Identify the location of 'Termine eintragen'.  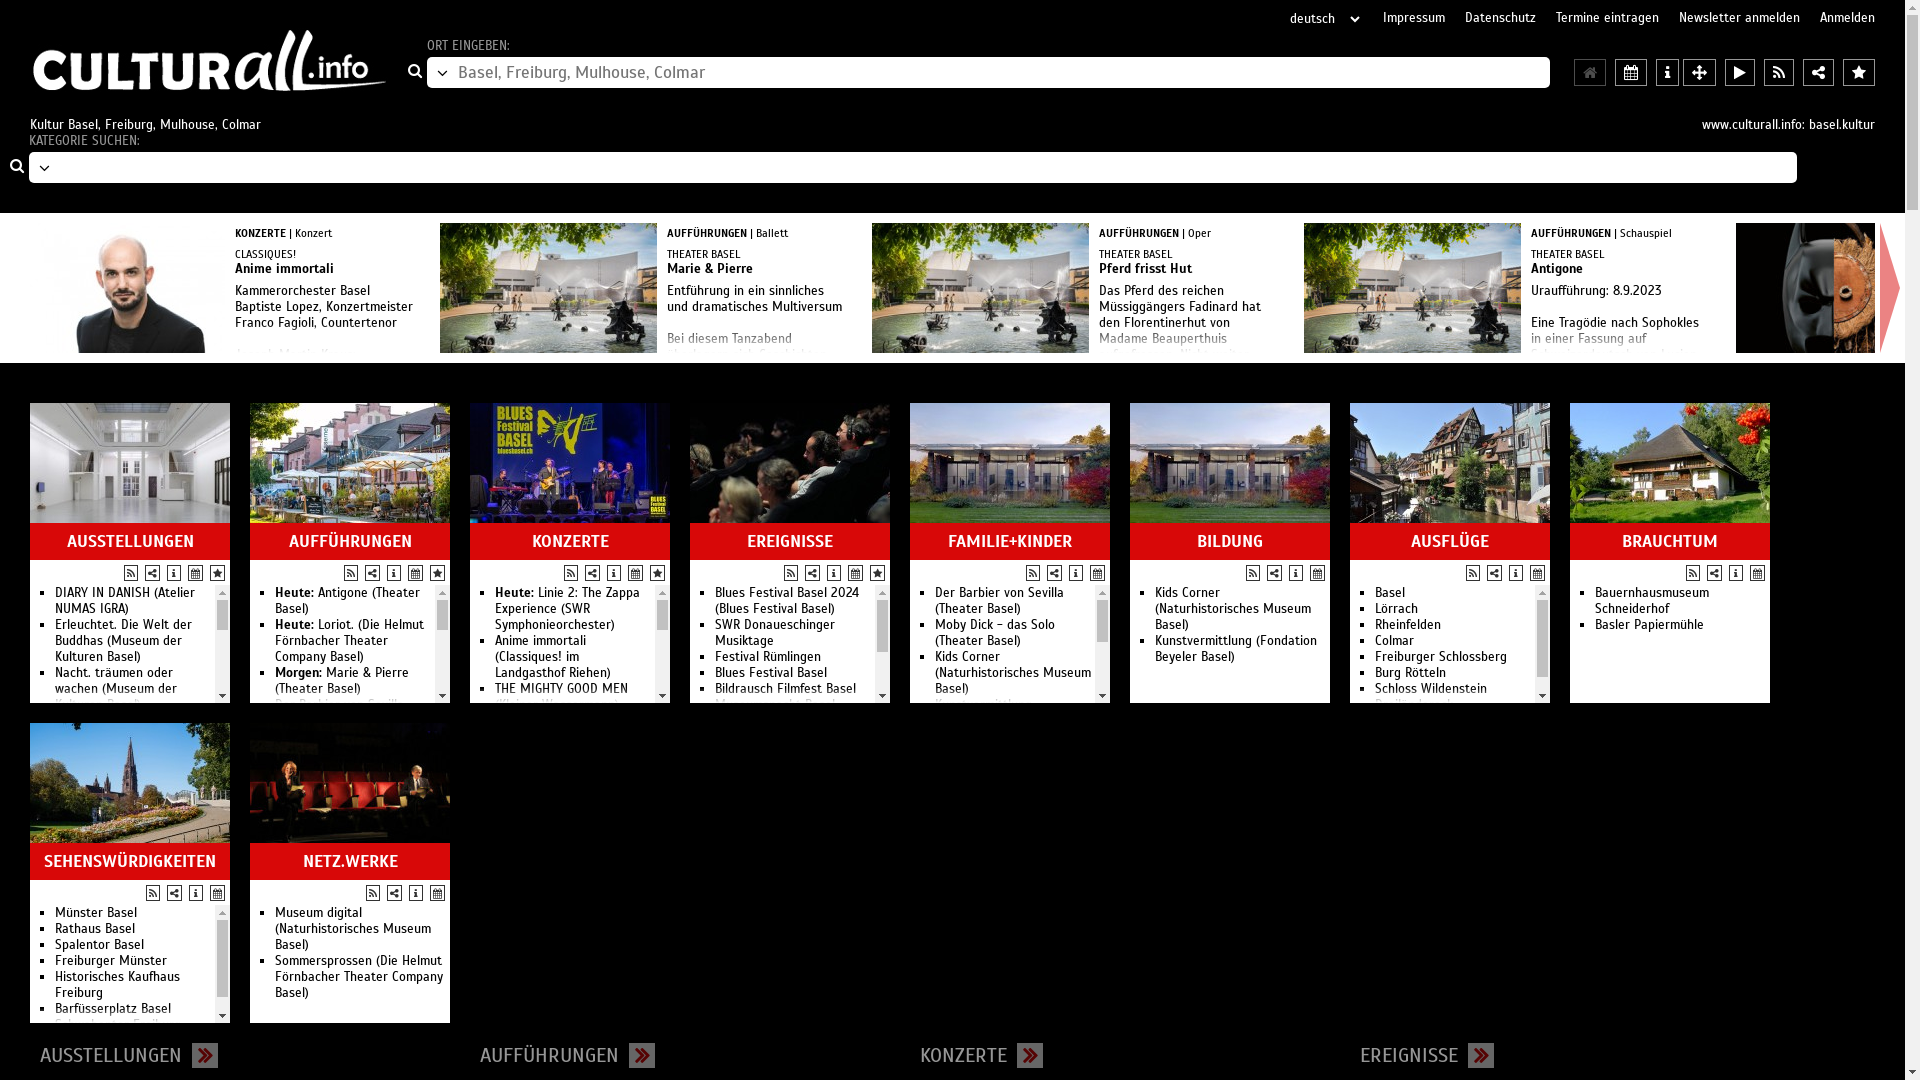
(1607, 19).